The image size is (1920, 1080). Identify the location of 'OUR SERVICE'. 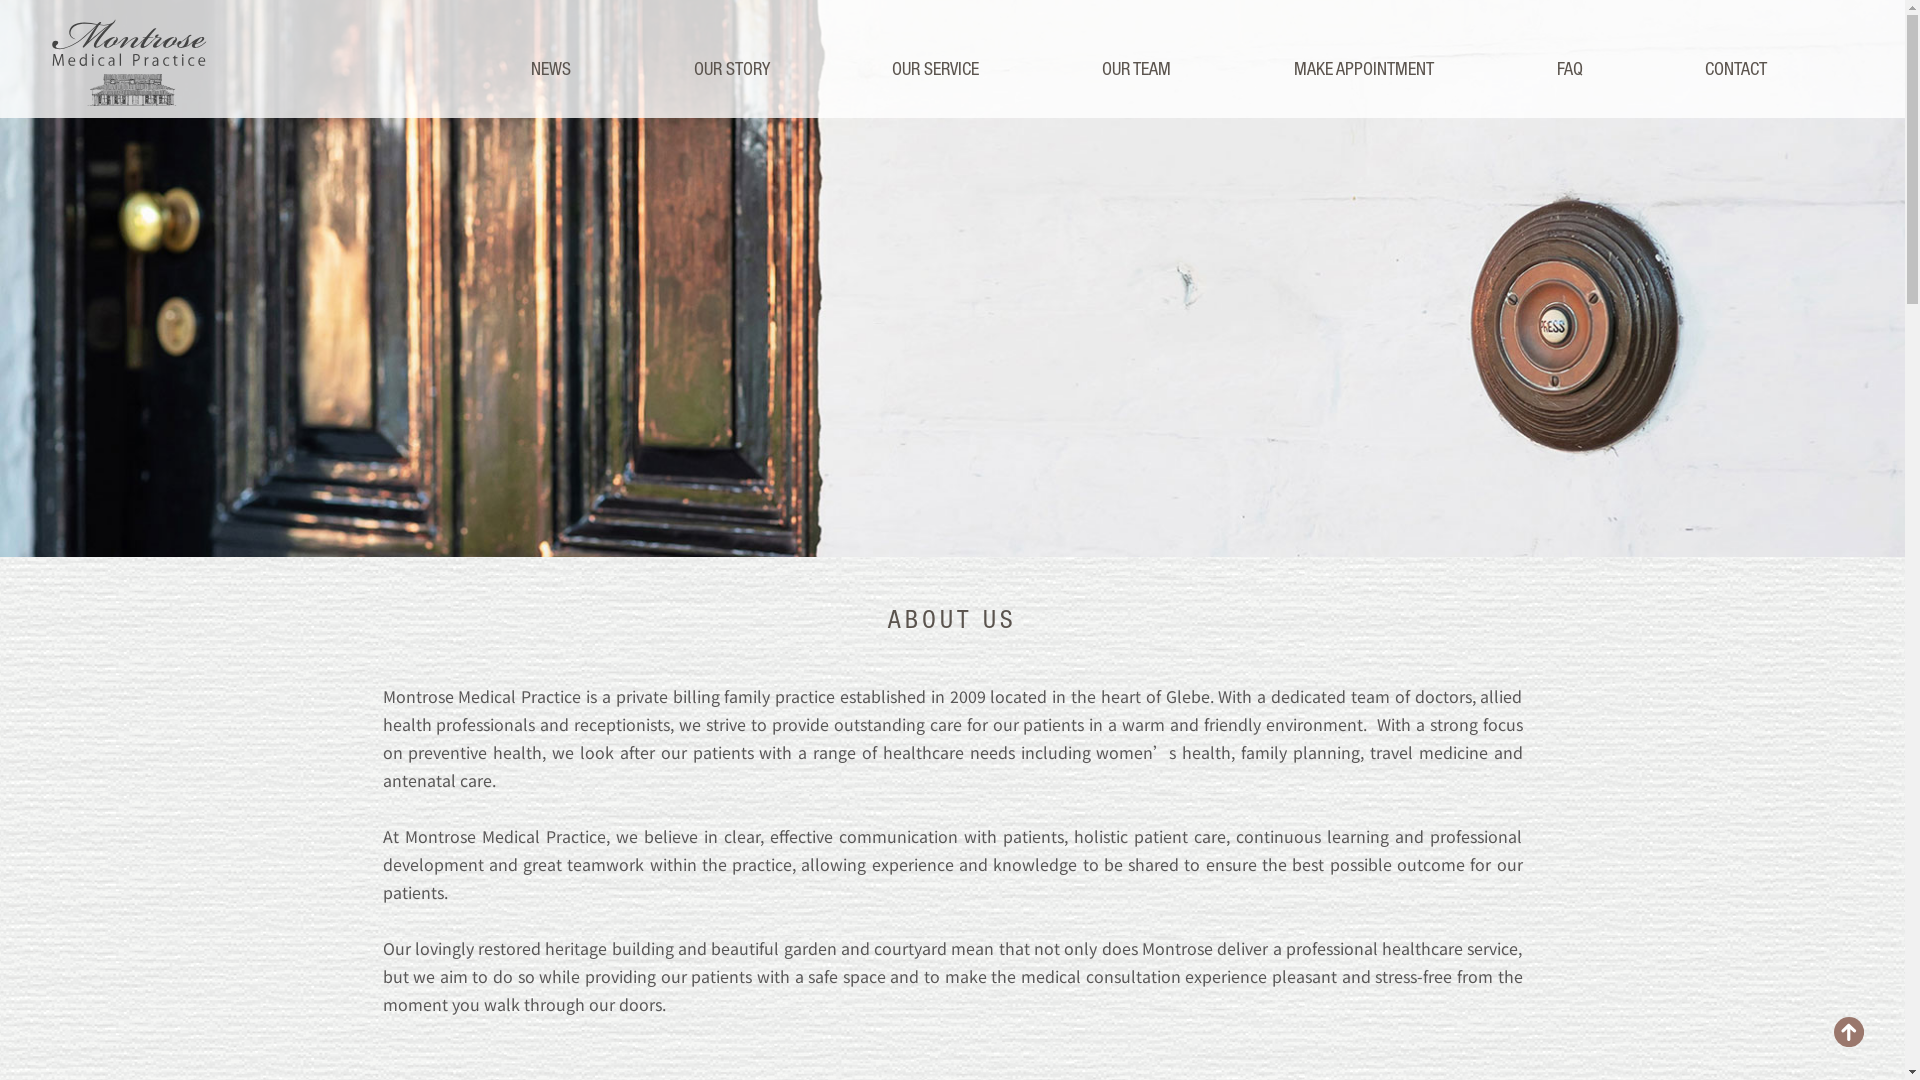
(934, 68).